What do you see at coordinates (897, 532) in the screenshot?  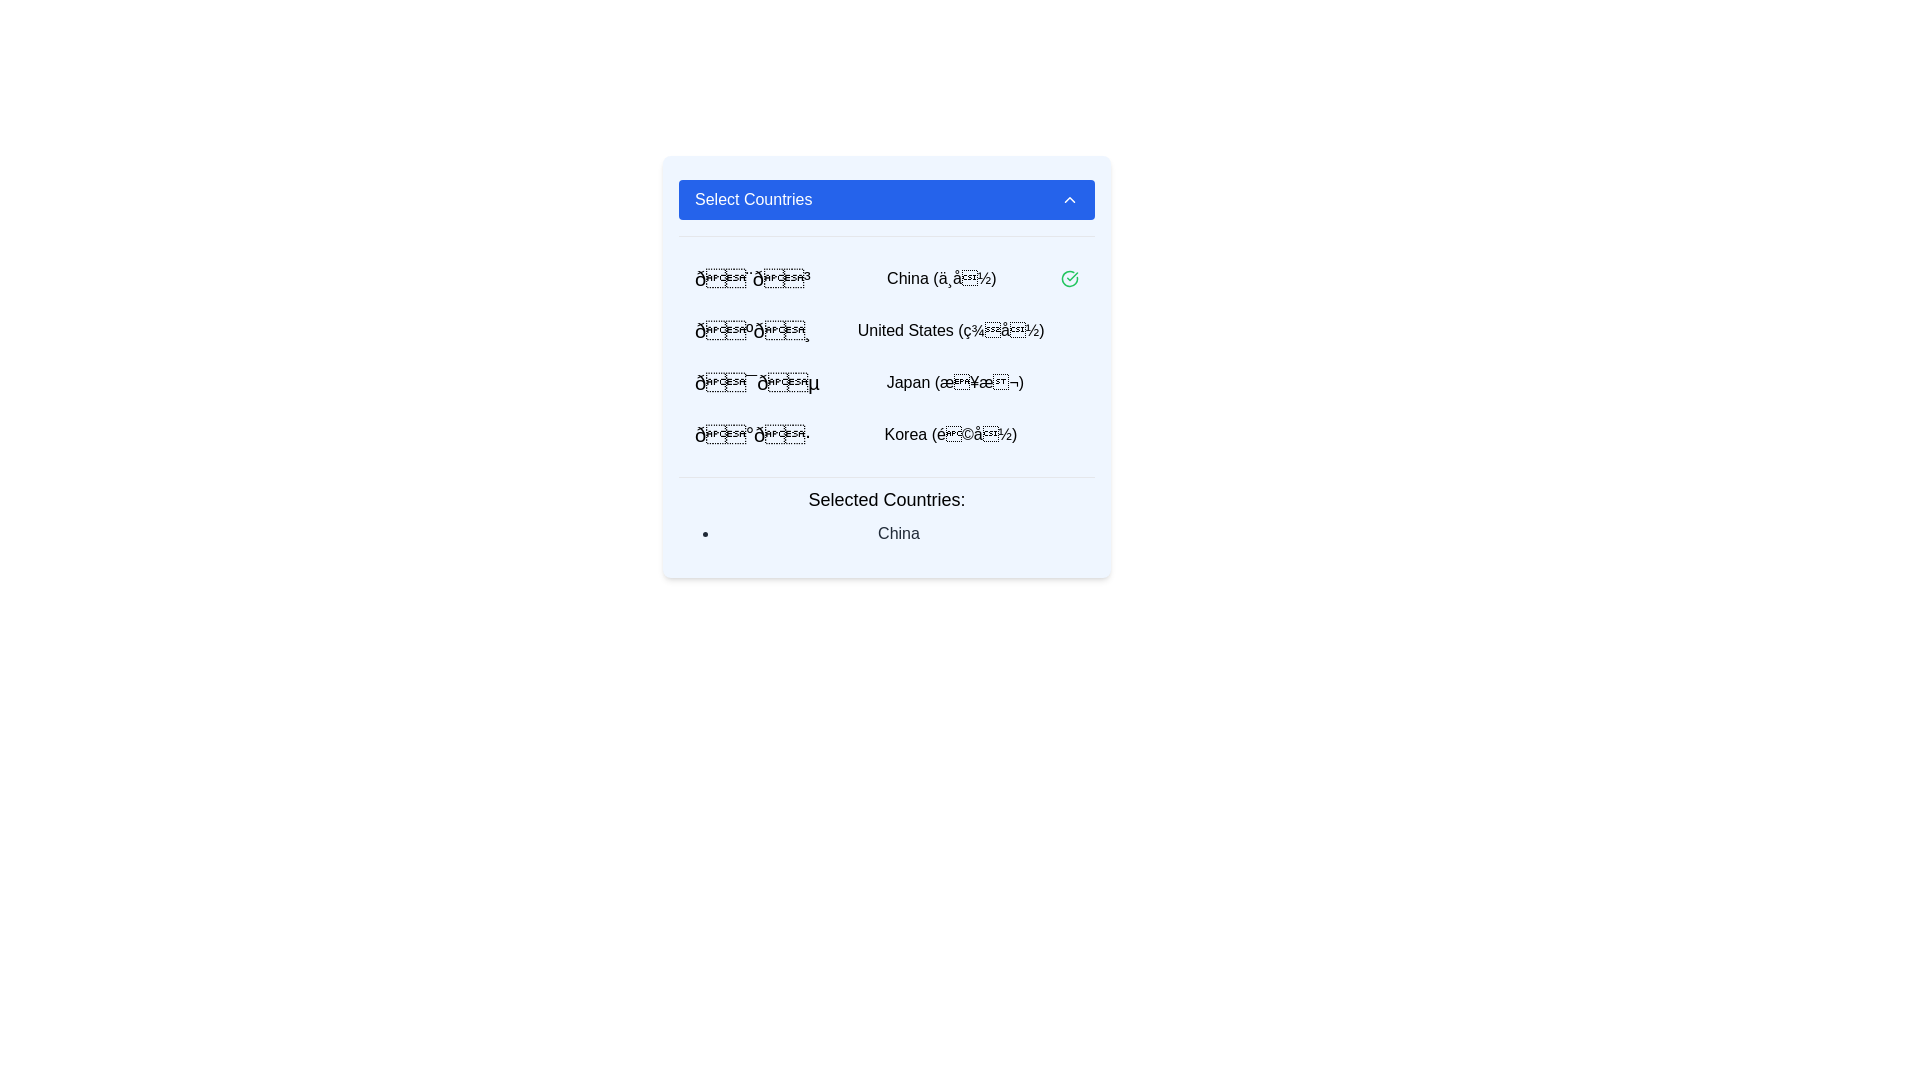 I see `the text label displaying 'China' which is the only bullet point under the header 'Selected Countries:' to potentially reveal tooltips` at bounding box center [897, 532].